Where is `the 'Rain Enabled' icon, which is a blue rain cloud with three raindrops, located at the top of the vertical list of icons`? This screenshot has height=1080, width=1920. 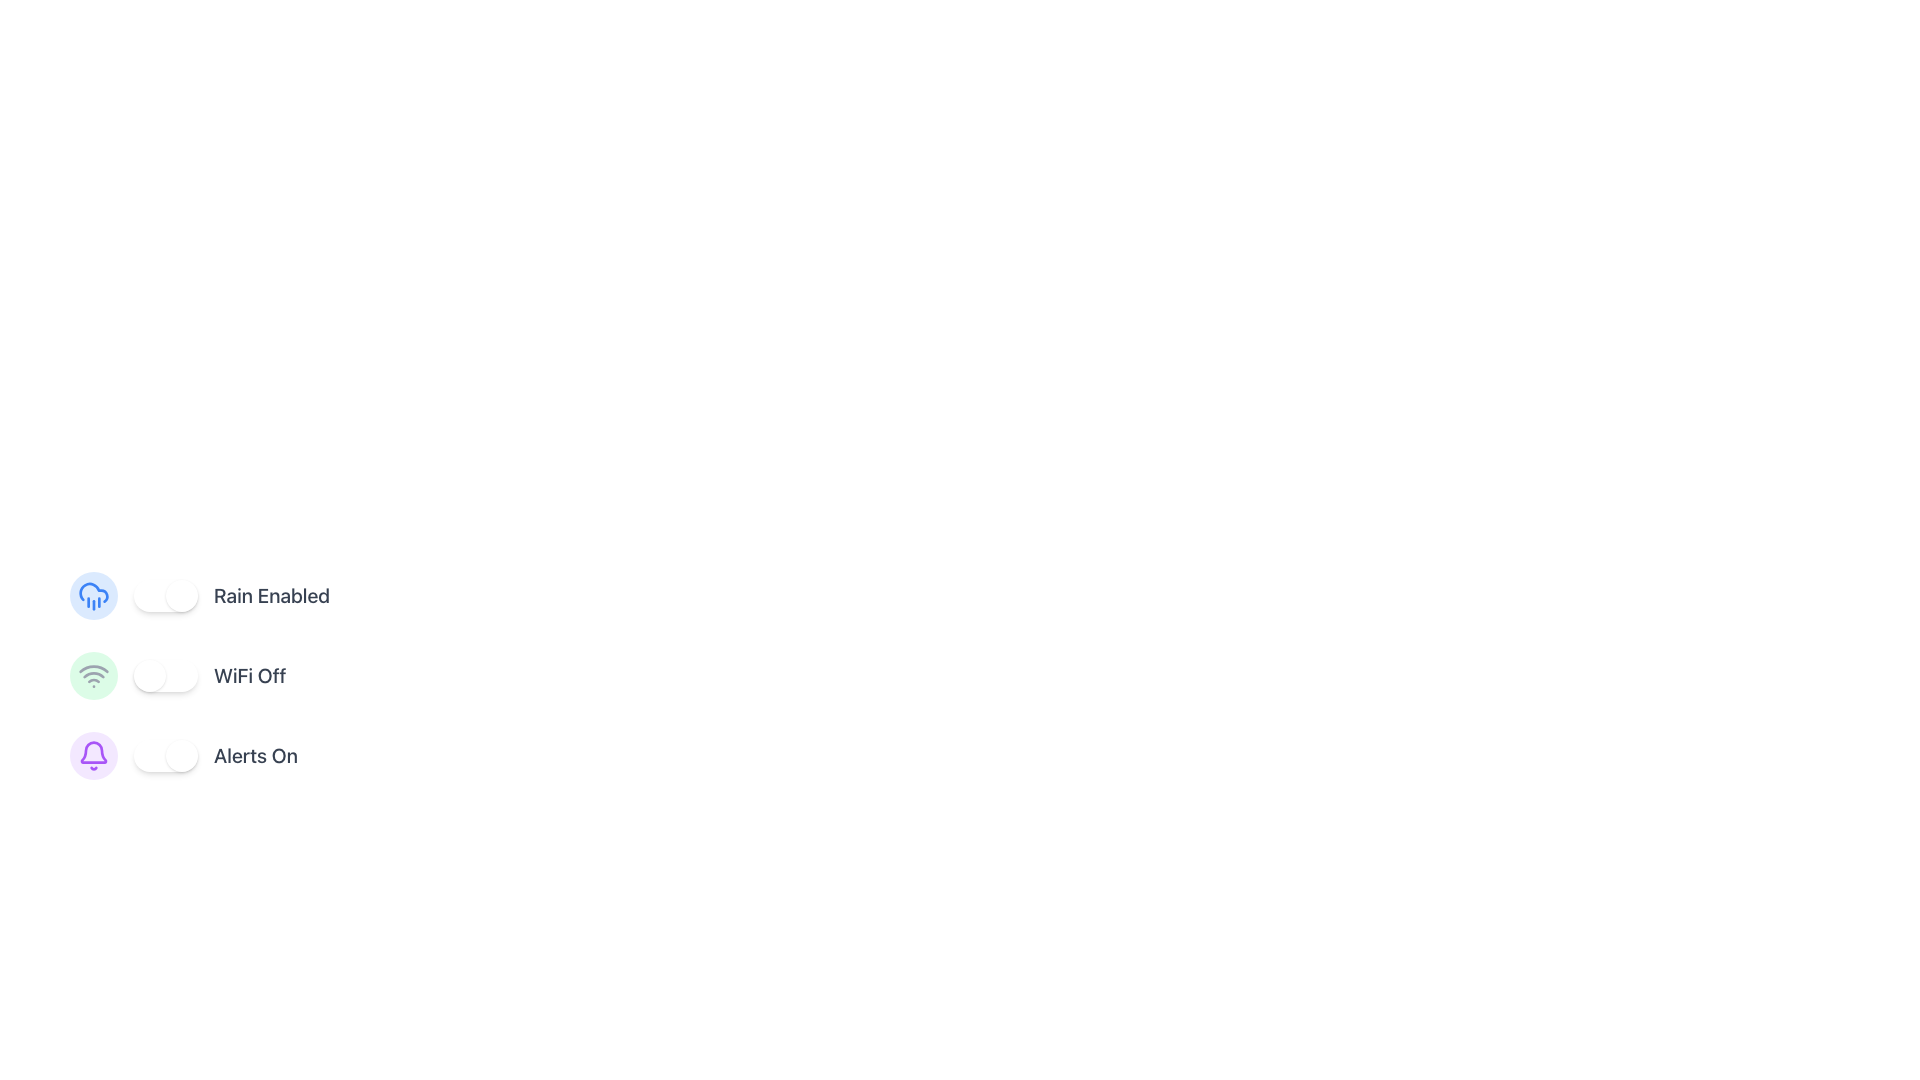 the 'Rain Enabled' icon, which is a blue rain cloud with three raindrops, located at the top of the vertical list of icons is located at coordinates (93, 595).